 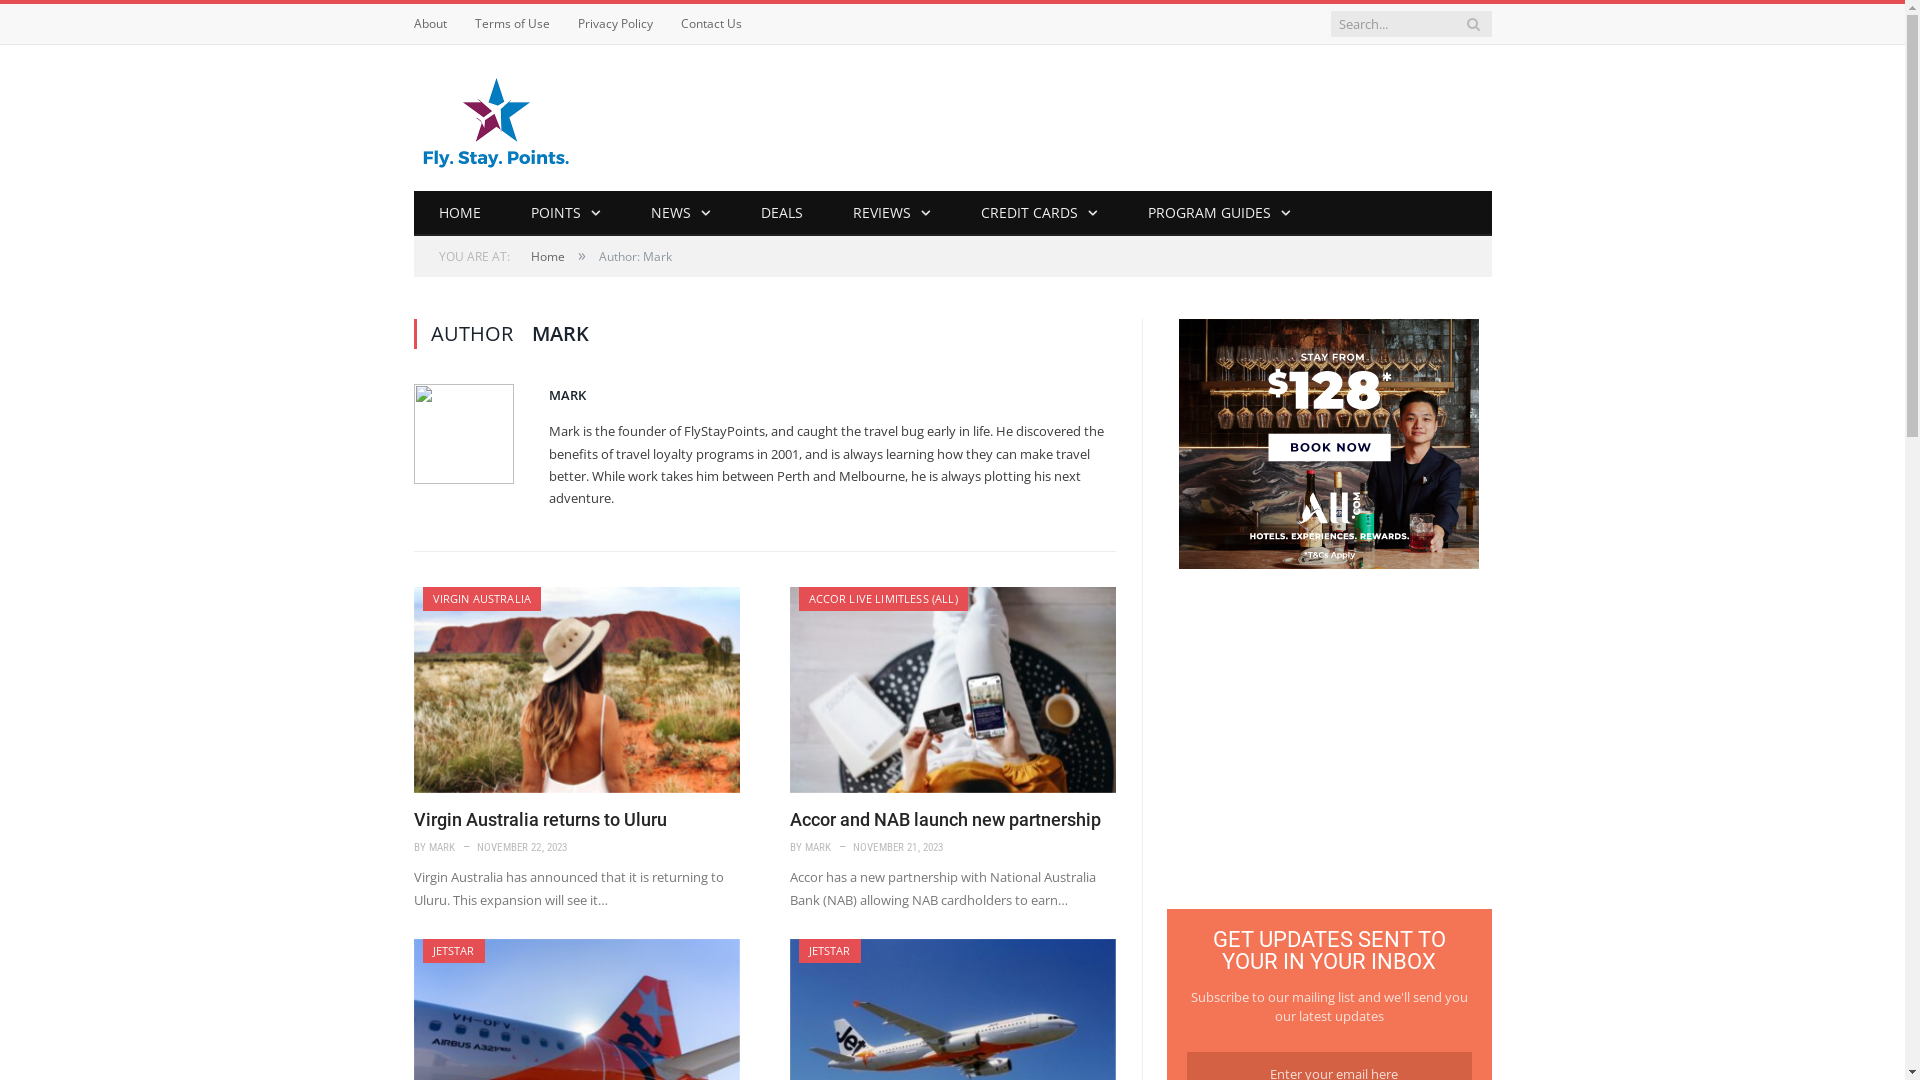 I want to click on 'NEWS', so click(x=624, y=213).